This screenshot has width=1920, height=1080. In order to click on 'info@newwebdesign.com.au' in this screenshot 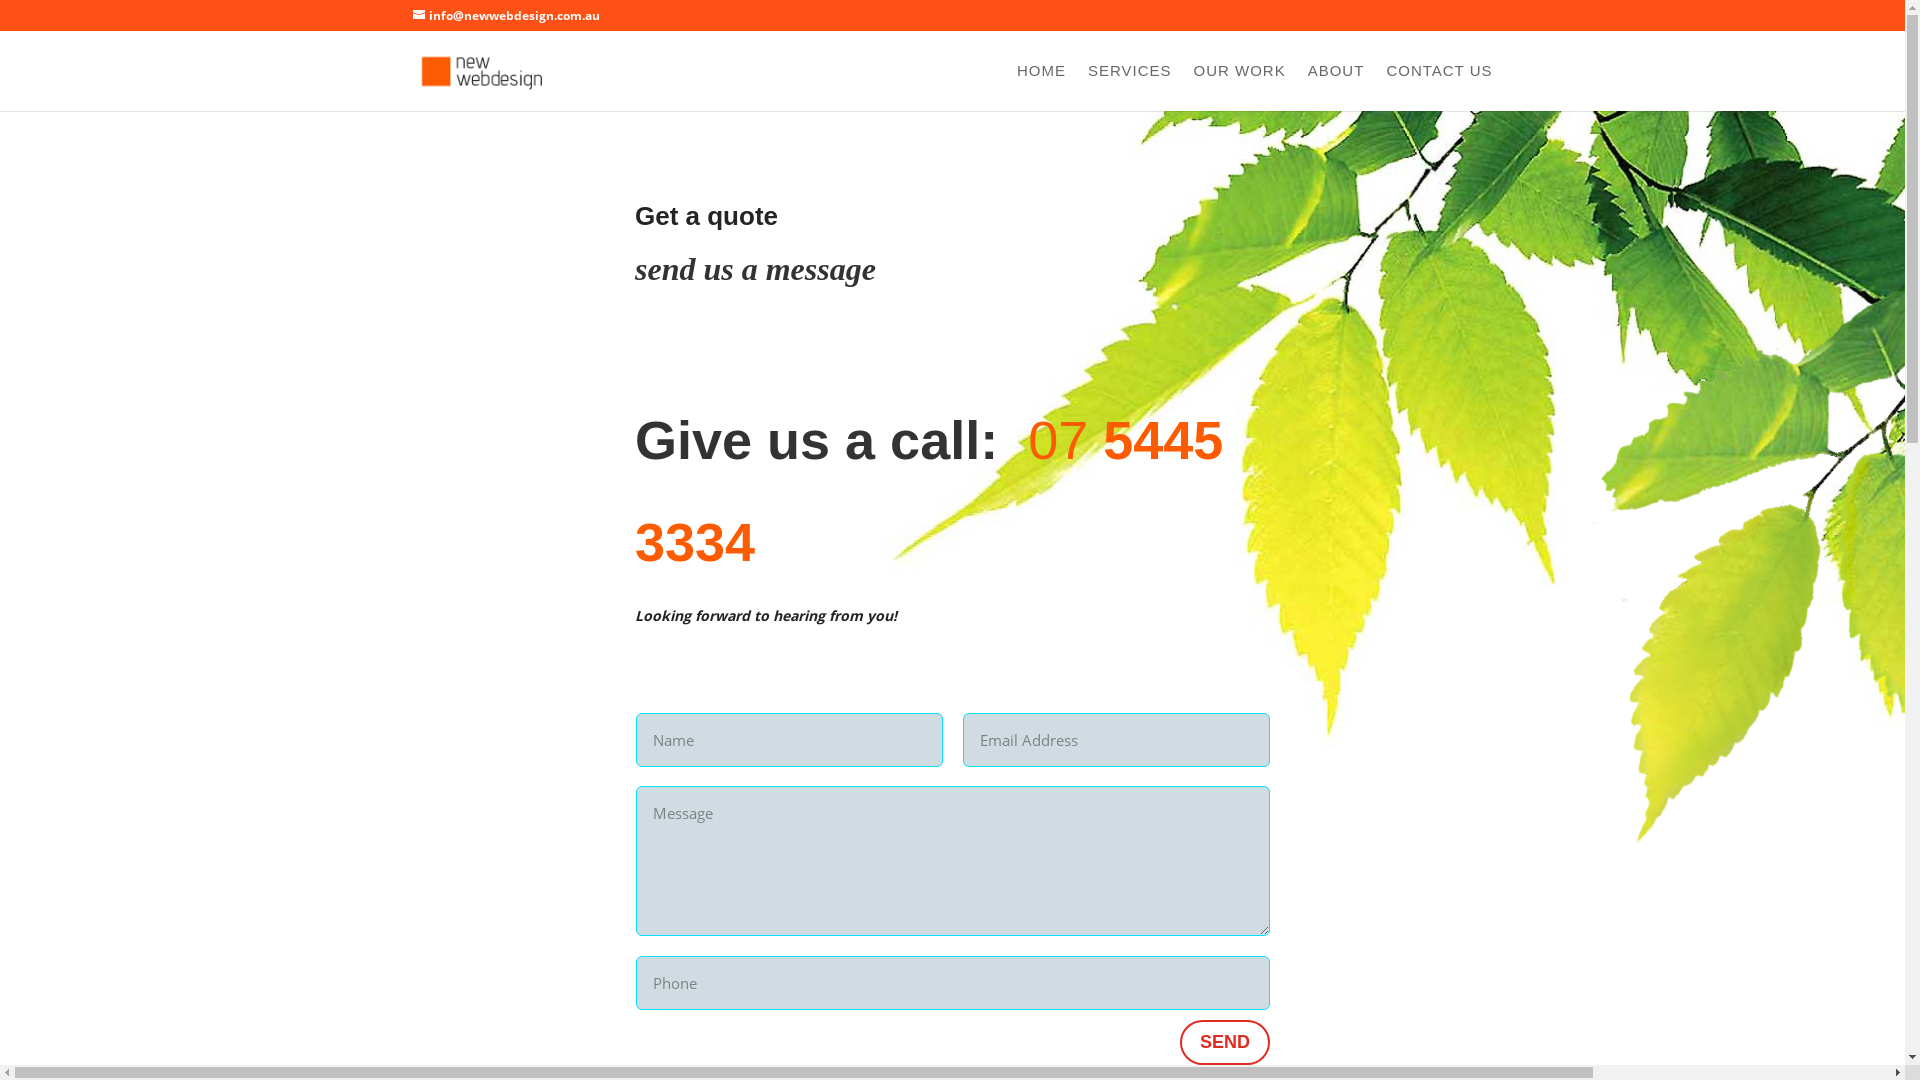, I will do `click(505, 15)`.